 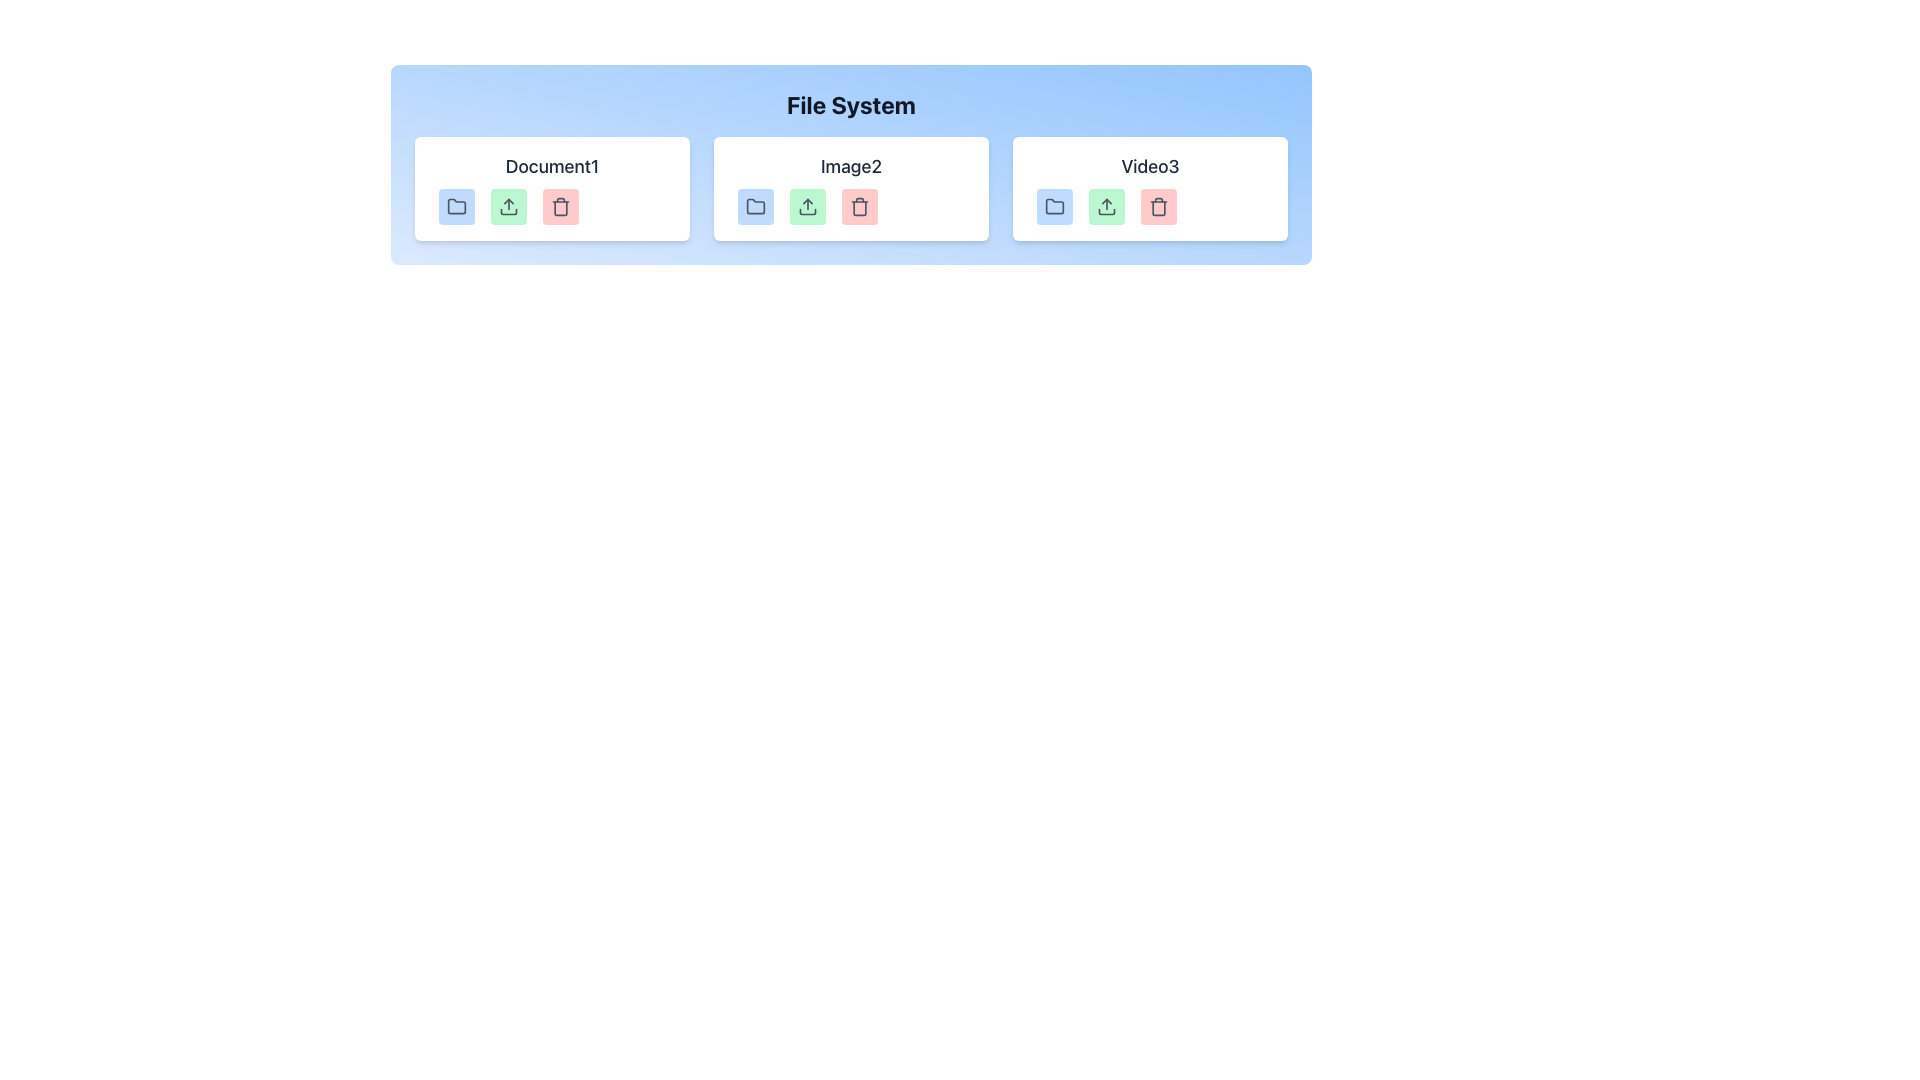 I want to click on the first button below the 'Image2' heading tile in the File System interface, so click(x=754, y=207).